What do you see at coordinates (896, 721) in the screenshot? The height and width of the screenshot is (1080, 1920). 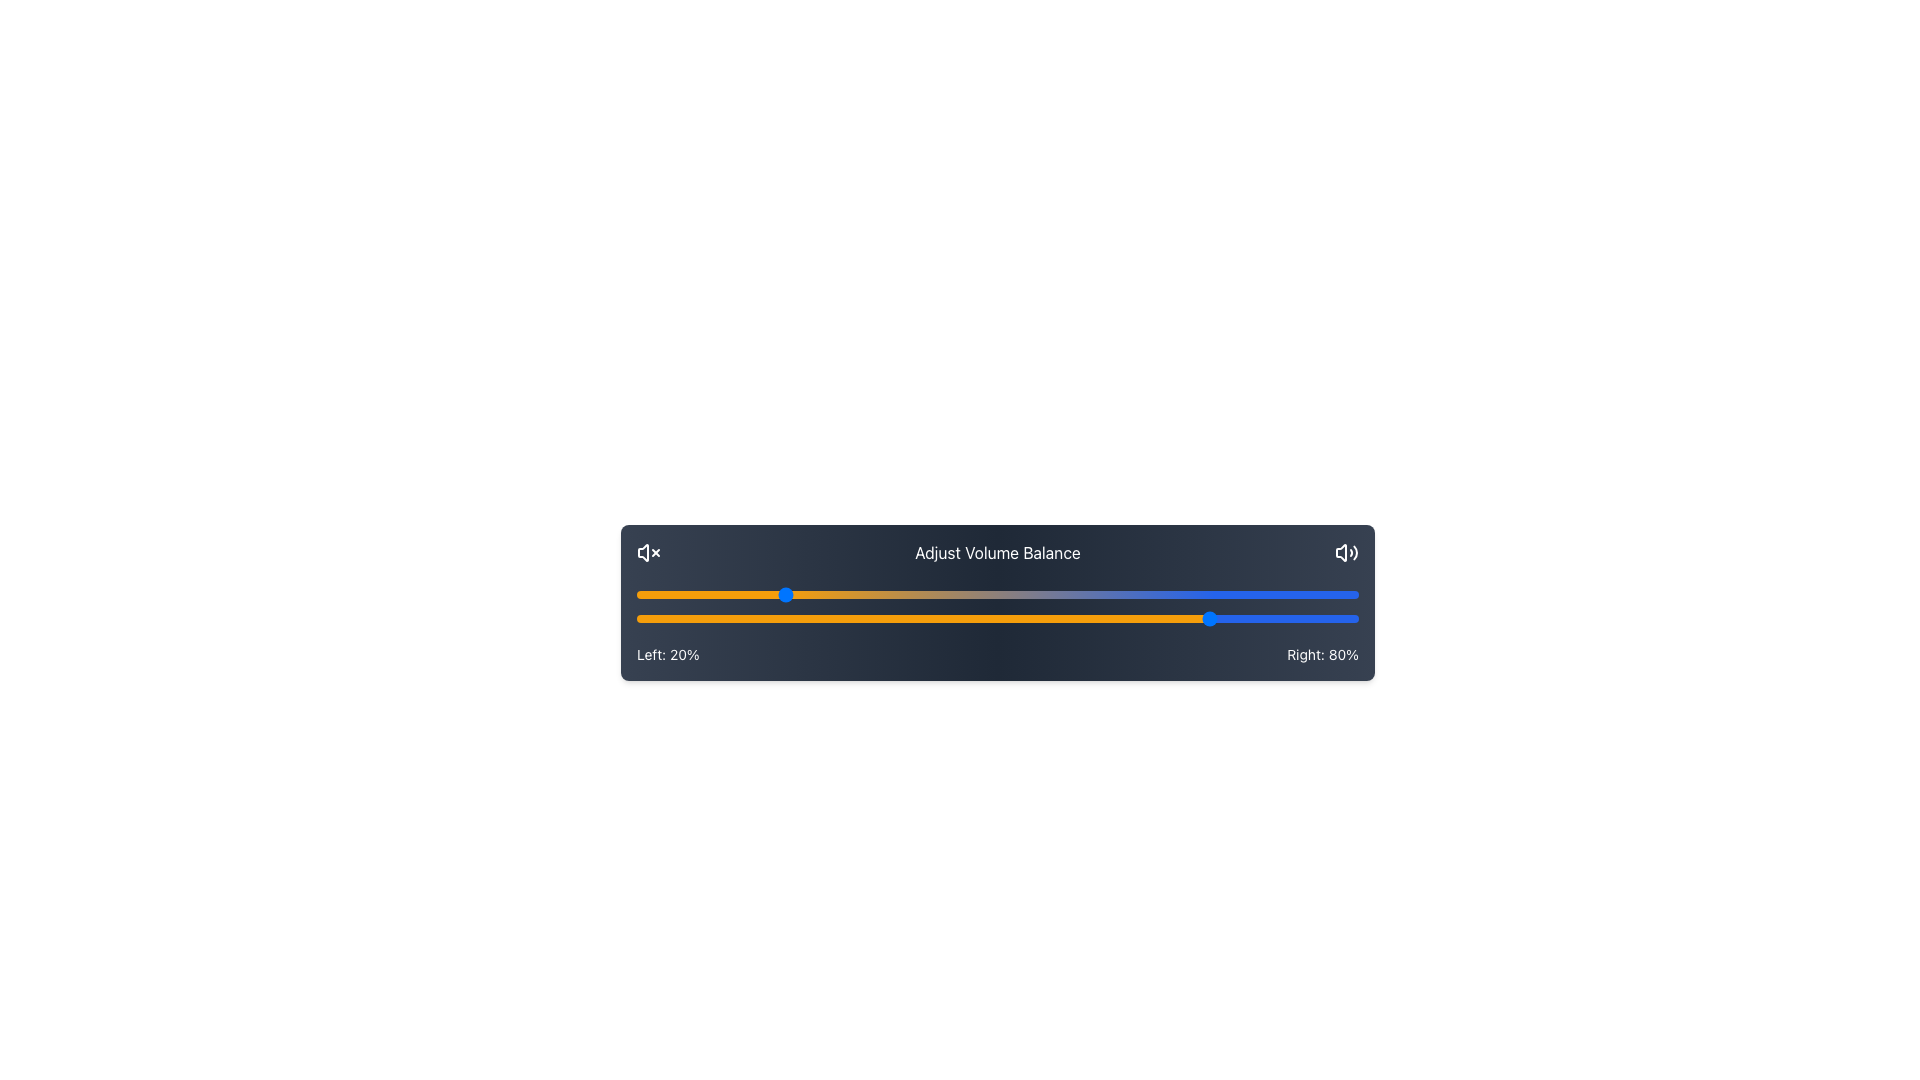 I see `the slider handles on the 'Adjust Volume Balance' panel` at bounding box center [896, 721].